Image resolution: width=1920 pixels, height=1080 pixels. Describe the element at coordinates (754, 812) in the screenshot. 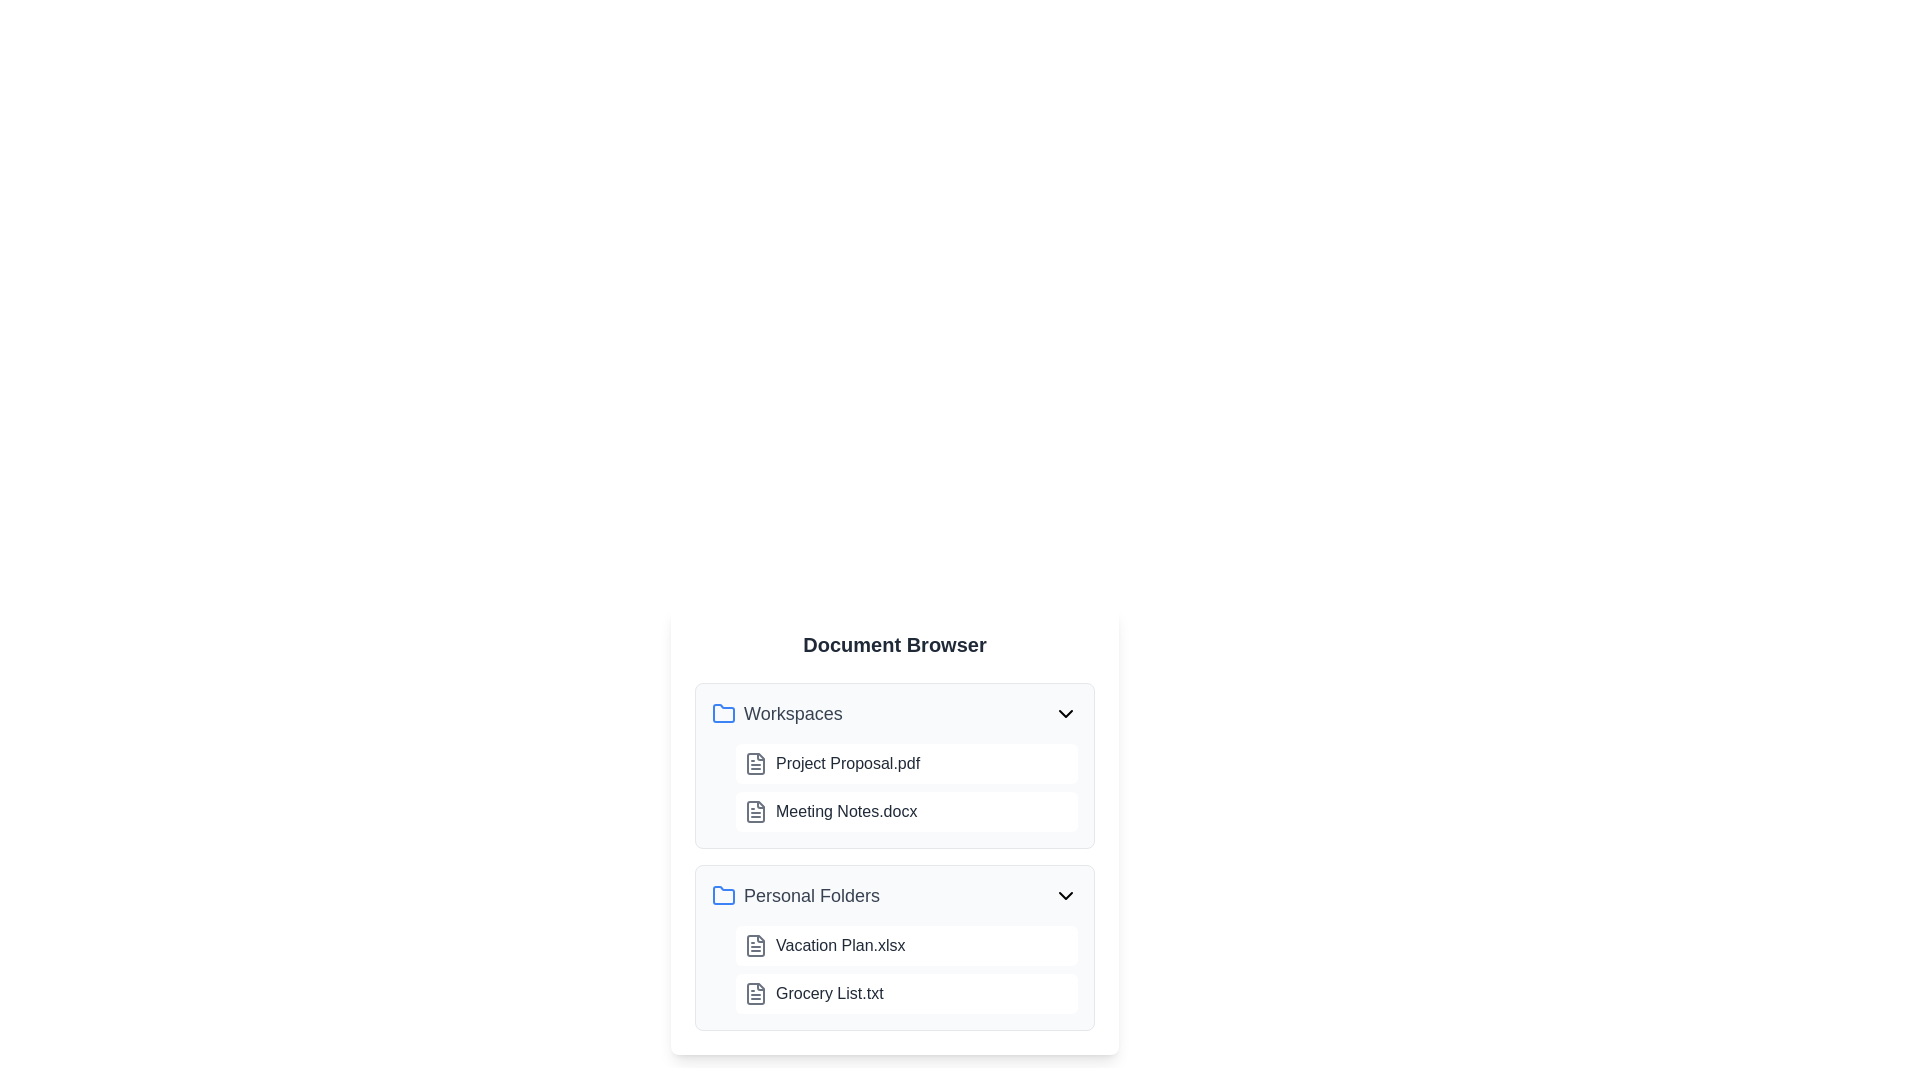

I see `the document icon representing 'Meeting Notes.docx' in the file list under the 'Workspaces' section` at that location.